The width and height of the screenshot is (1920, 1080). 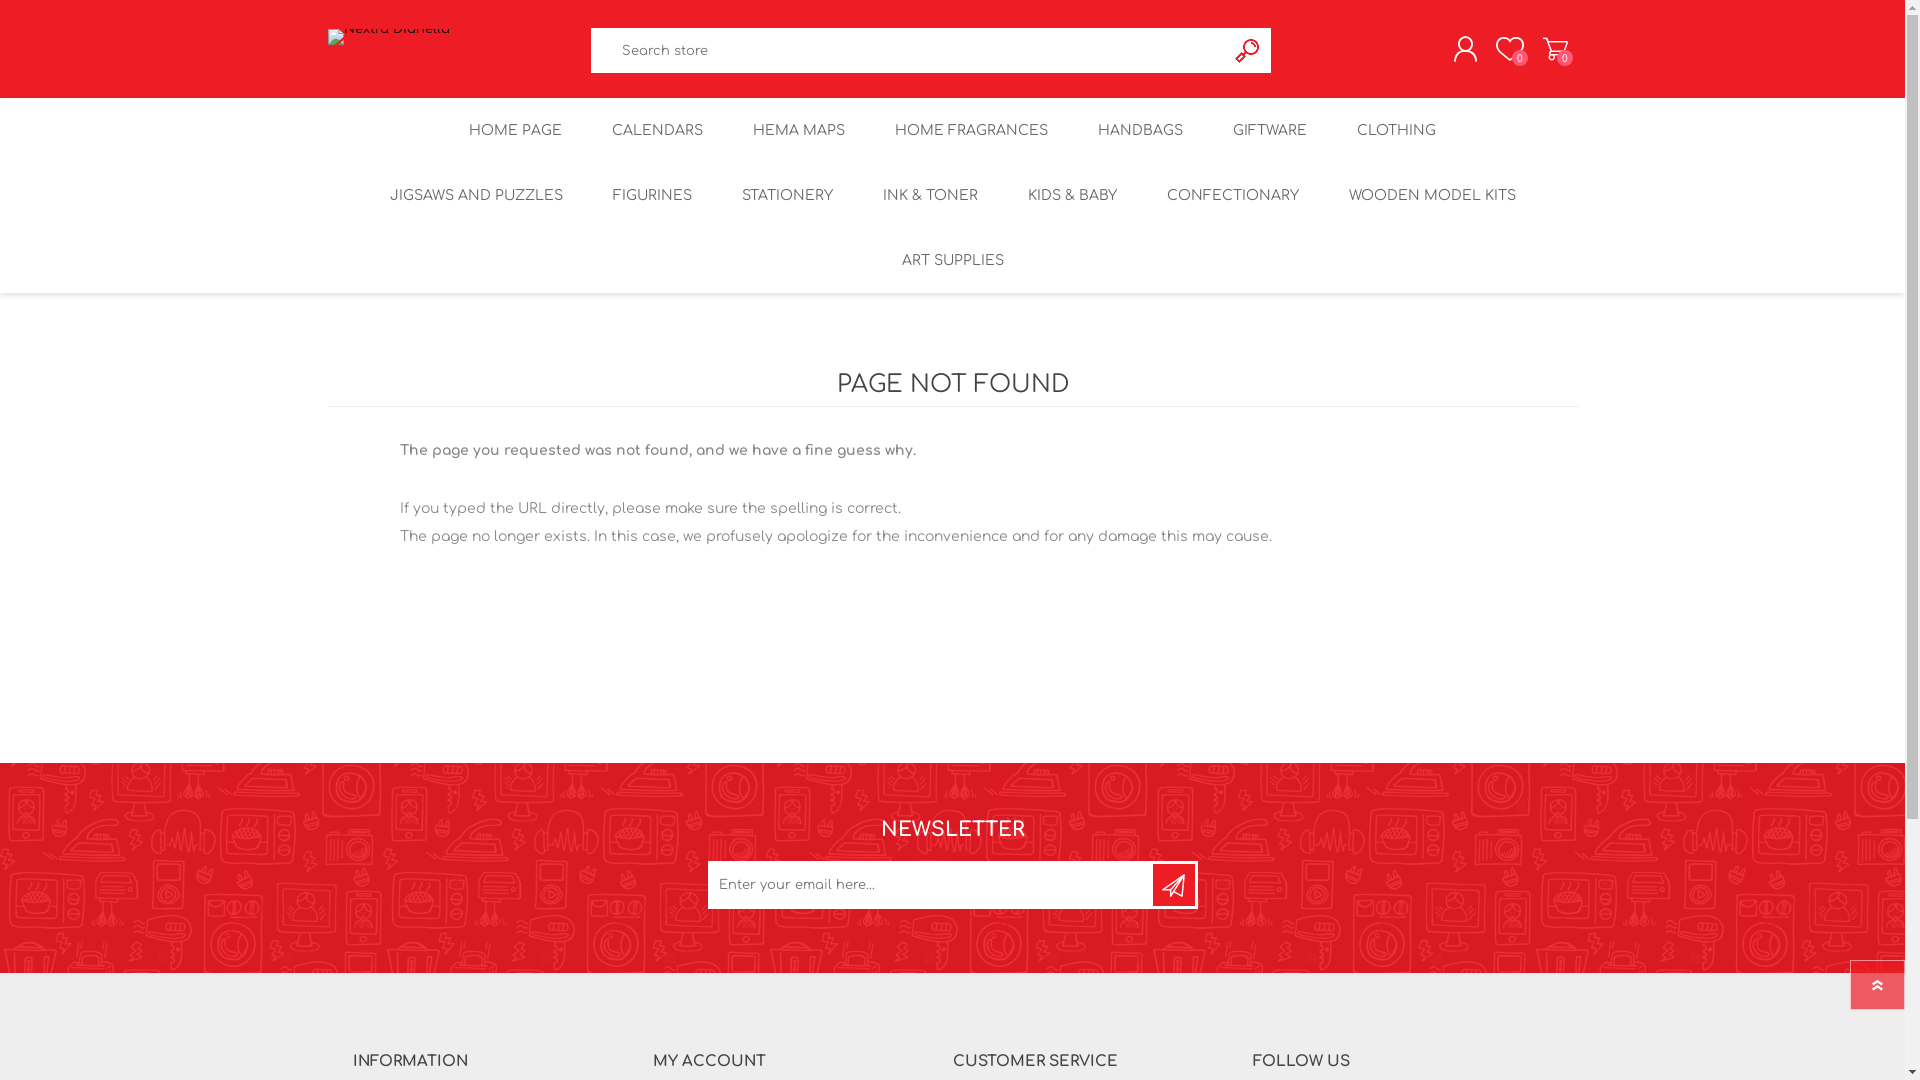 What do you see at coordinates (657, 130) in the screenshot?
I see `'CALENDARS'` at bounding box center [657, 130].